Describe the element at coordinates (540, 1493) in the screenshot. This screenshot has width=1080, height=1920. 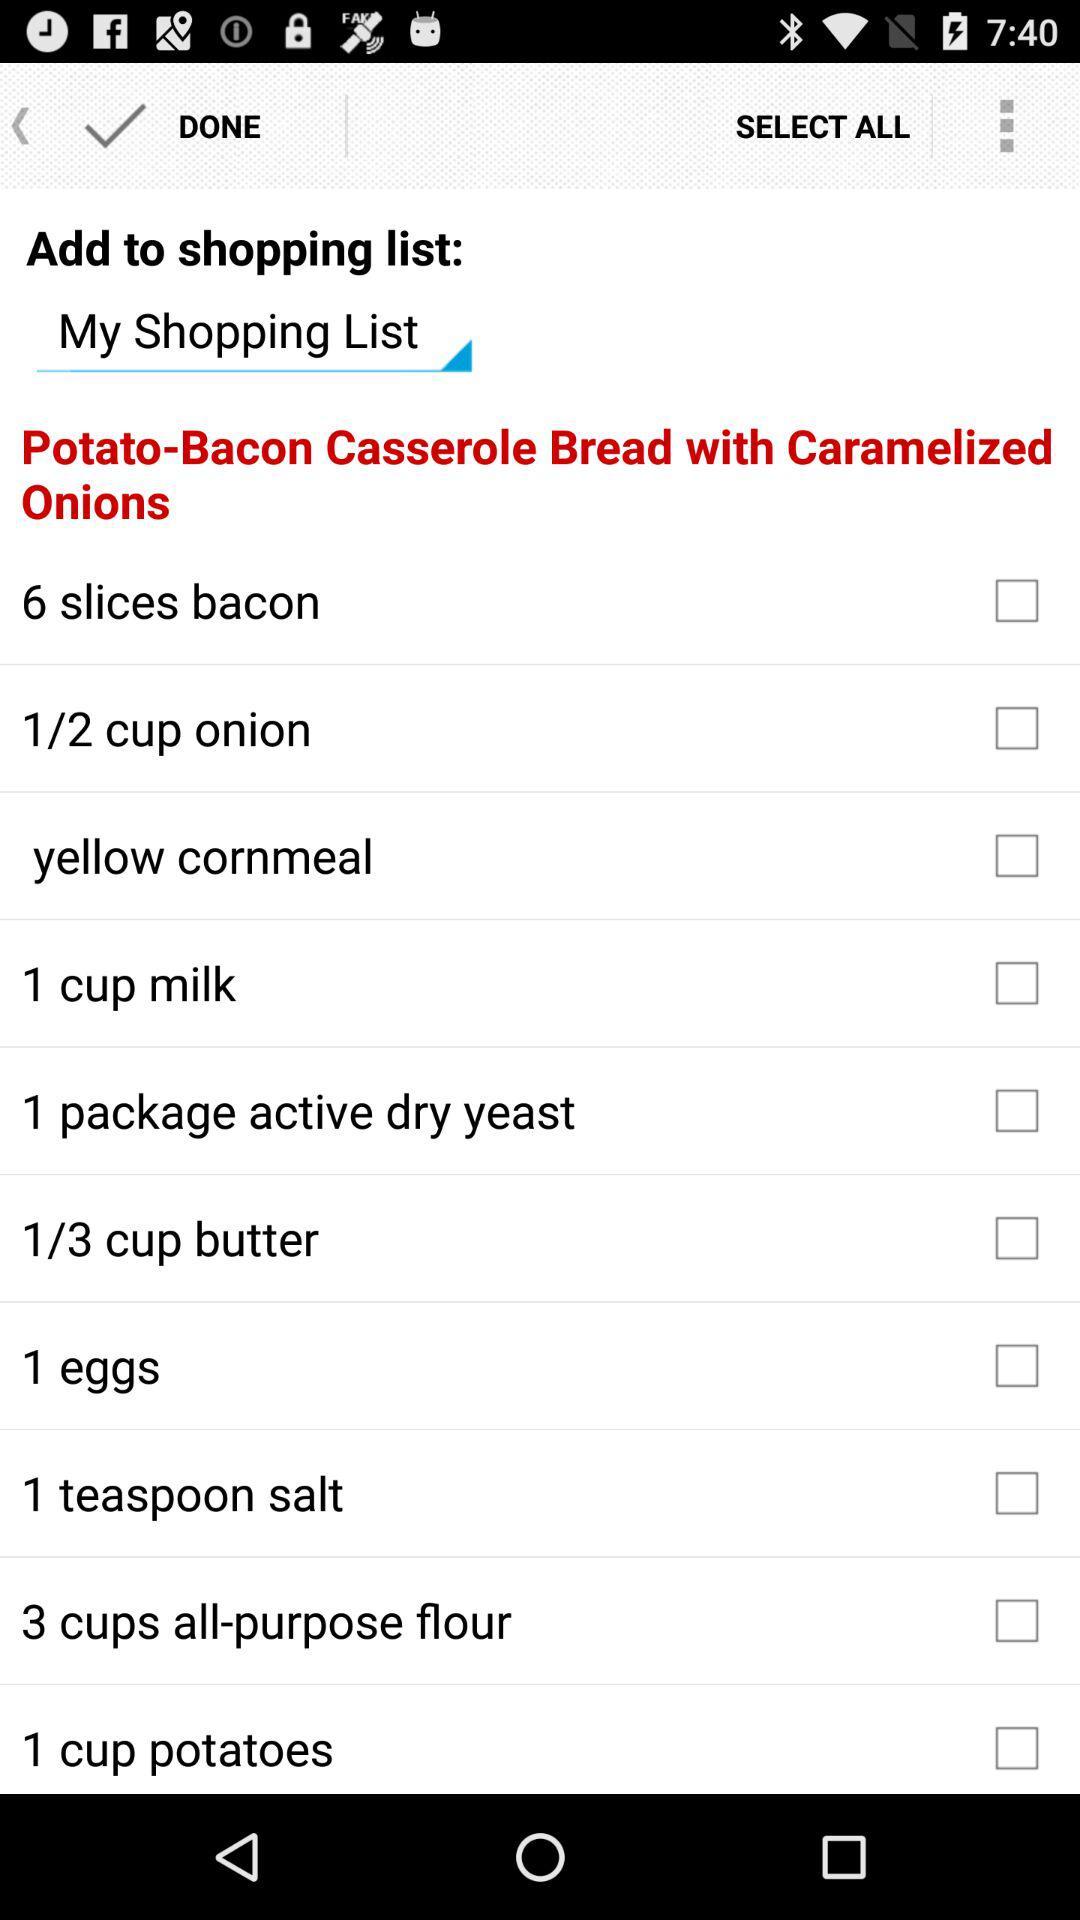
I see `the icon below the 1 eggs item` at that location.